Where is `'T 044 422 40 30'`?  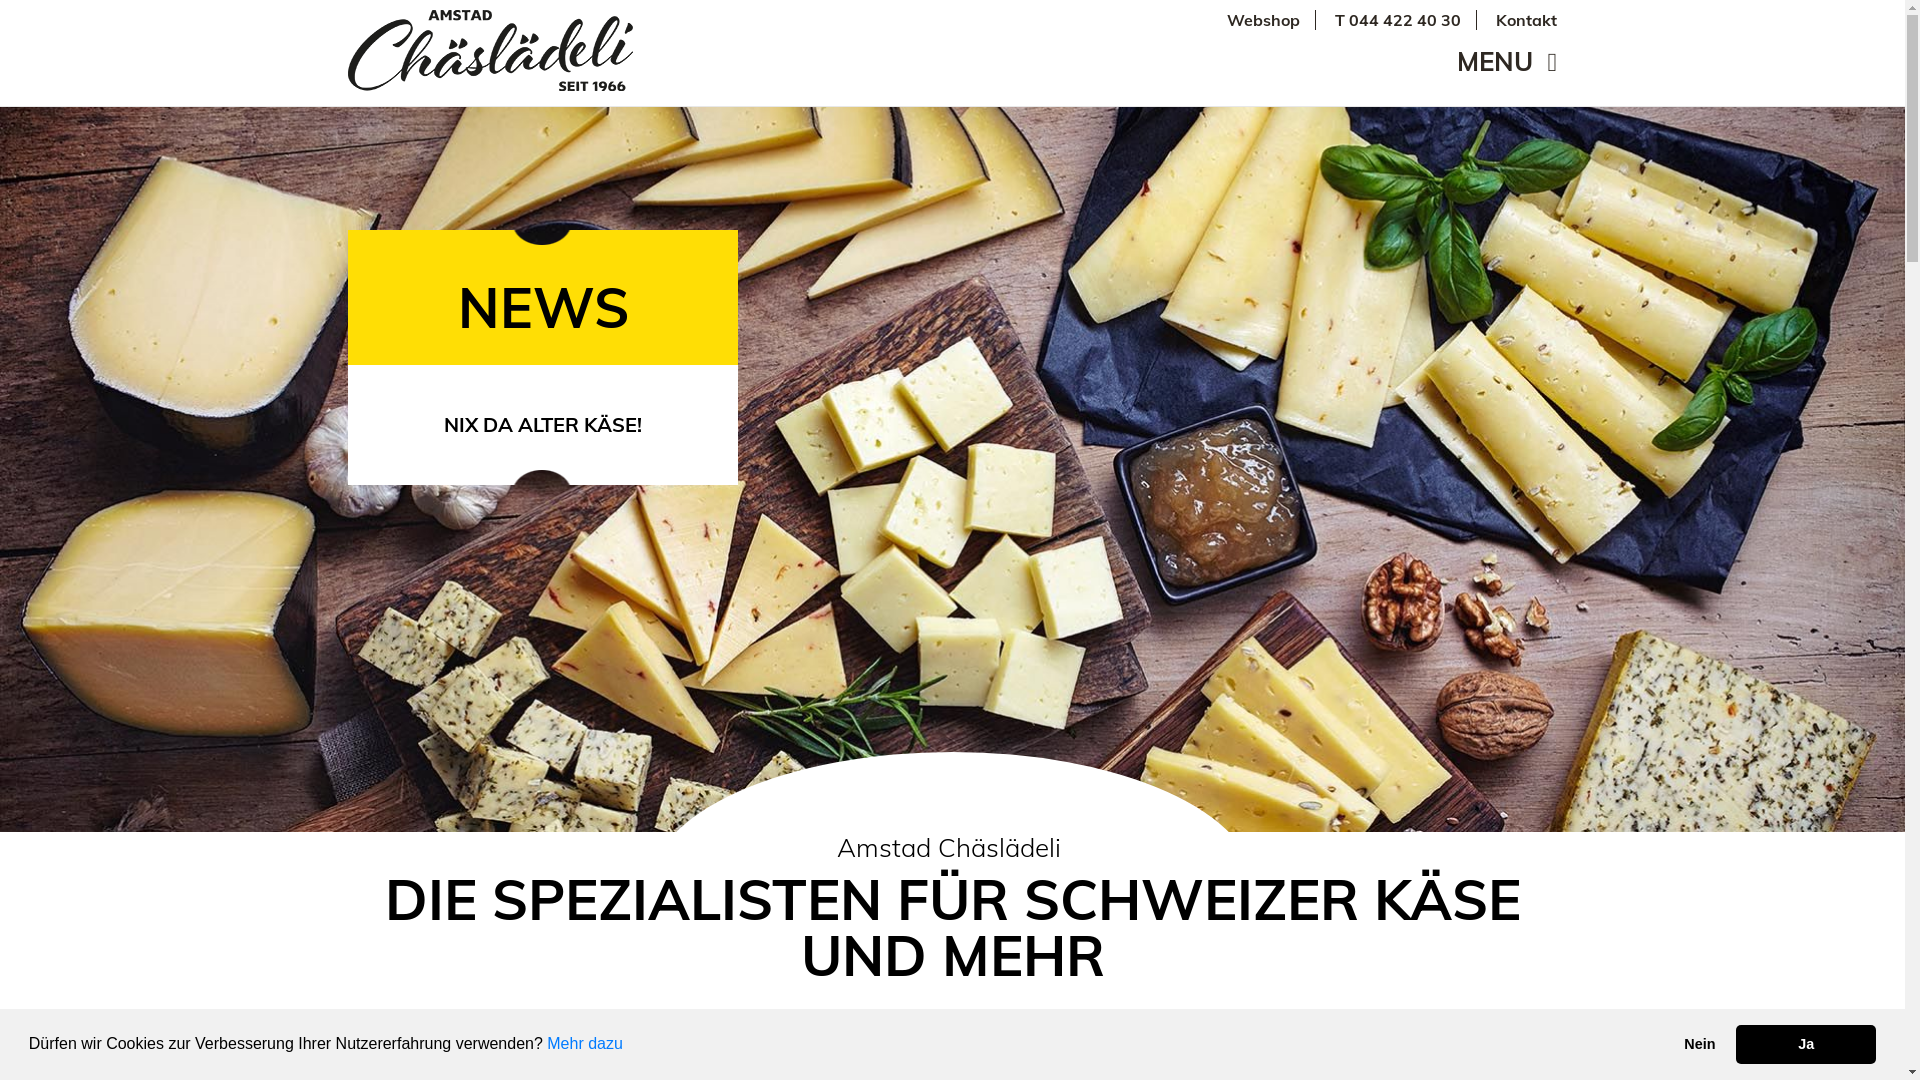 'T 044 422 40 30' is located at coordinates (1396, 19).